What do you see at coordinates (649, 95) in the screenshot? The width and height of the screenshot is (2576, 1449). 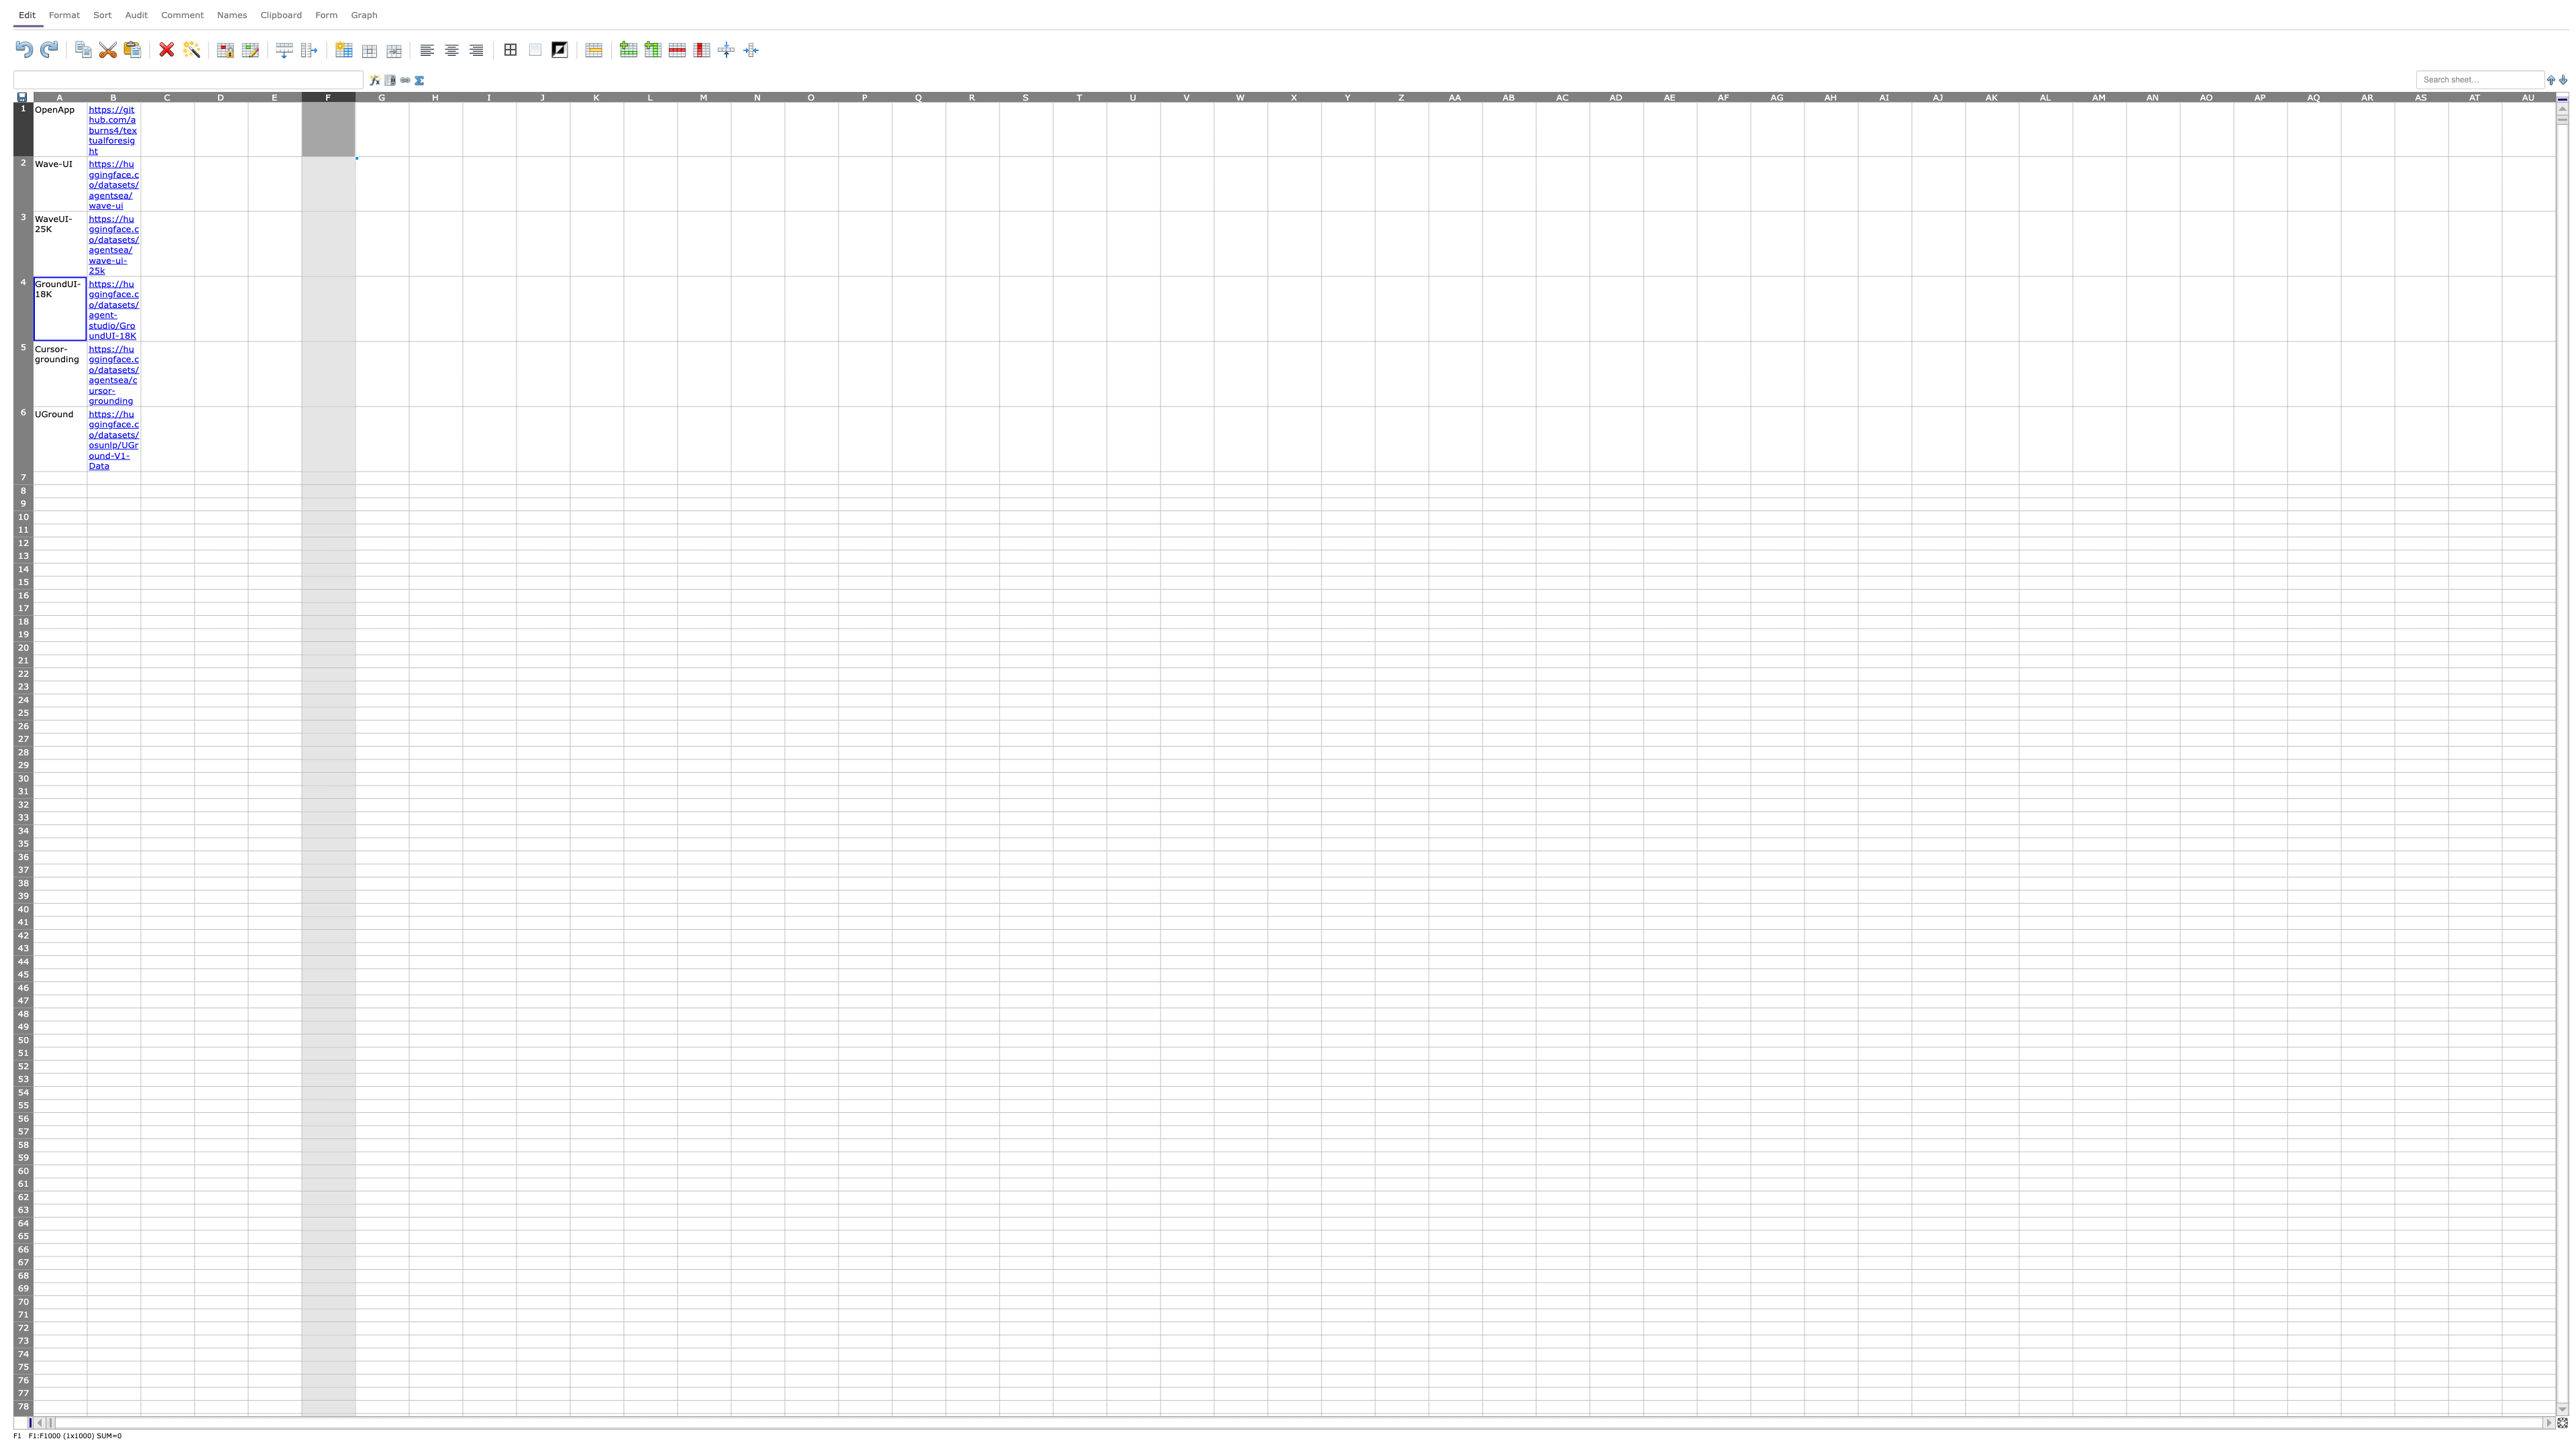 I see `column L` at bounding box center [649, 95].